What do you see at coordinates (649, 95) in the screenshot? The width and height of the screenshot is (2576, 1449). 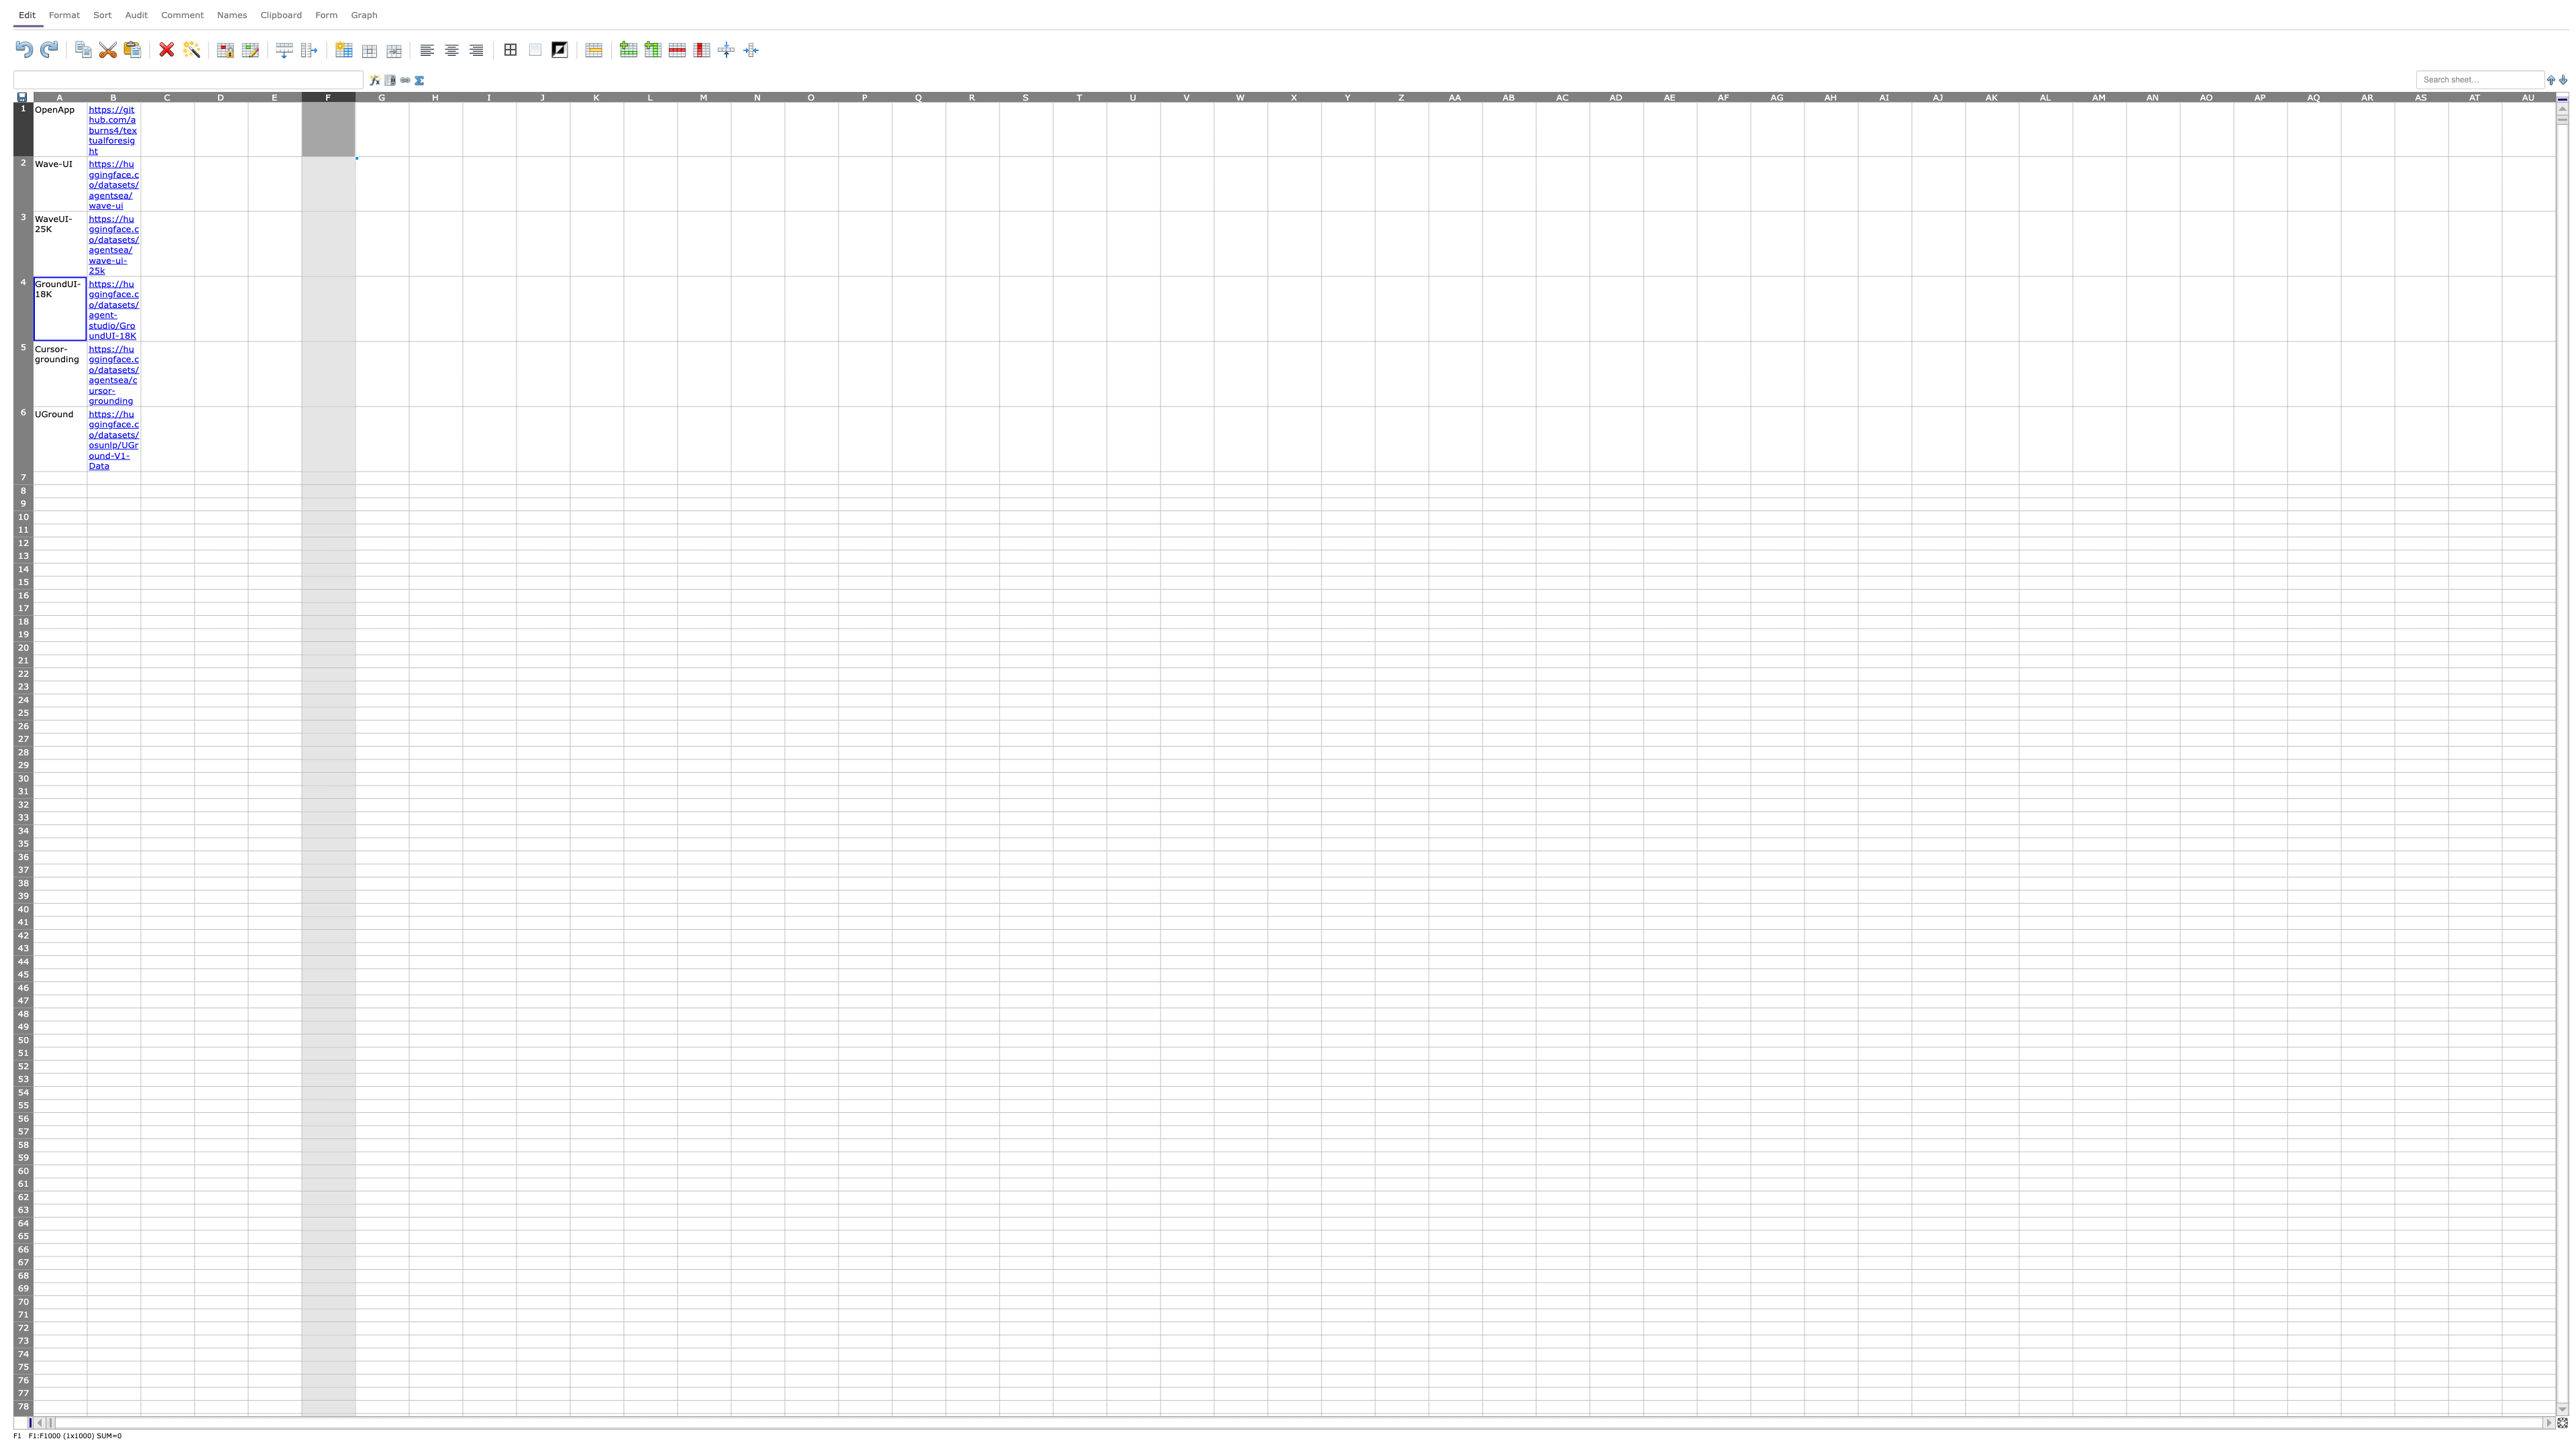 I see `column L` at bounding box center [649, 95].